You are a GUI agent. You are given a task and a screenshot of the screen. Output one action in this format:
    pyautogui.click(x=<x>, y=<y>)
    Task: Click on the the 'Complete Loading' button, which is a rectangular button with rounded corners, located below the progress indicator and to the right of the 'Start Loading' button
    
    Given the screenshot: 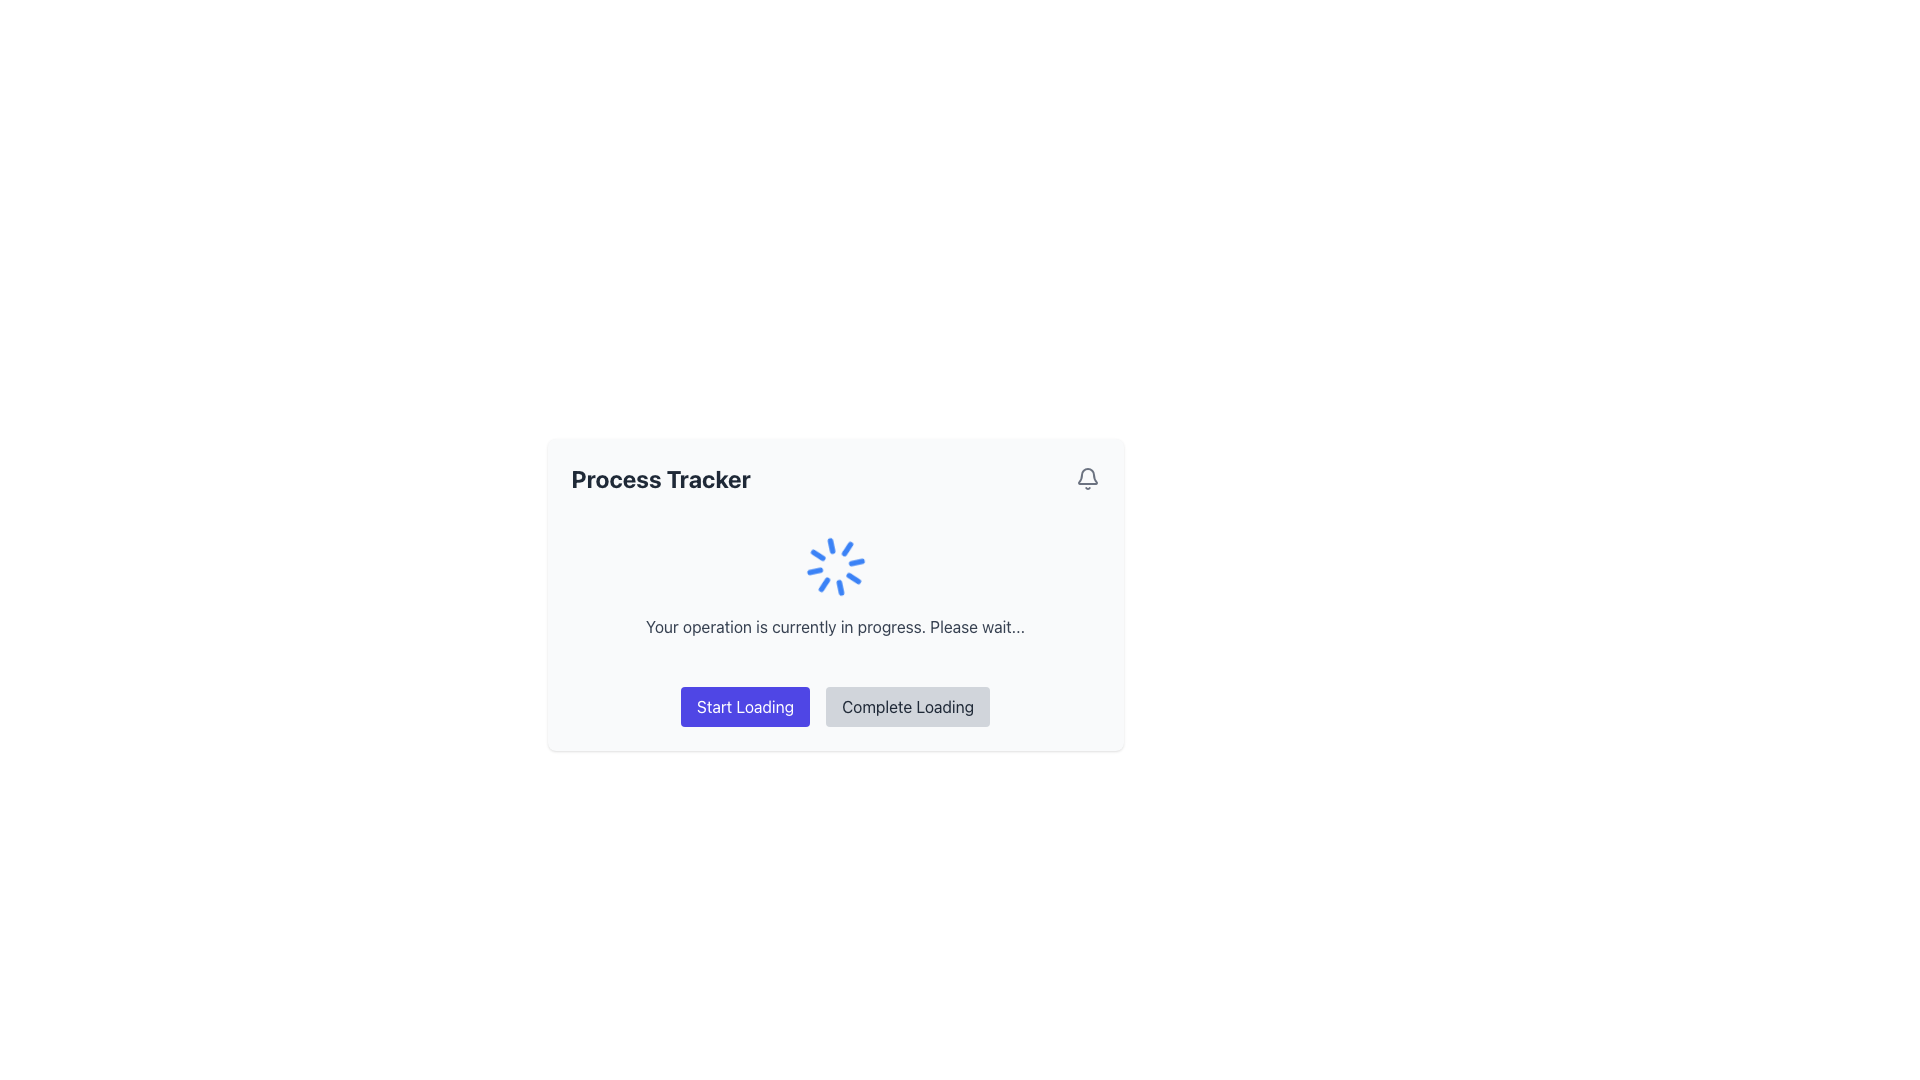 What is the action you would take?
    pyautogui.click(x=906, y=705)
    